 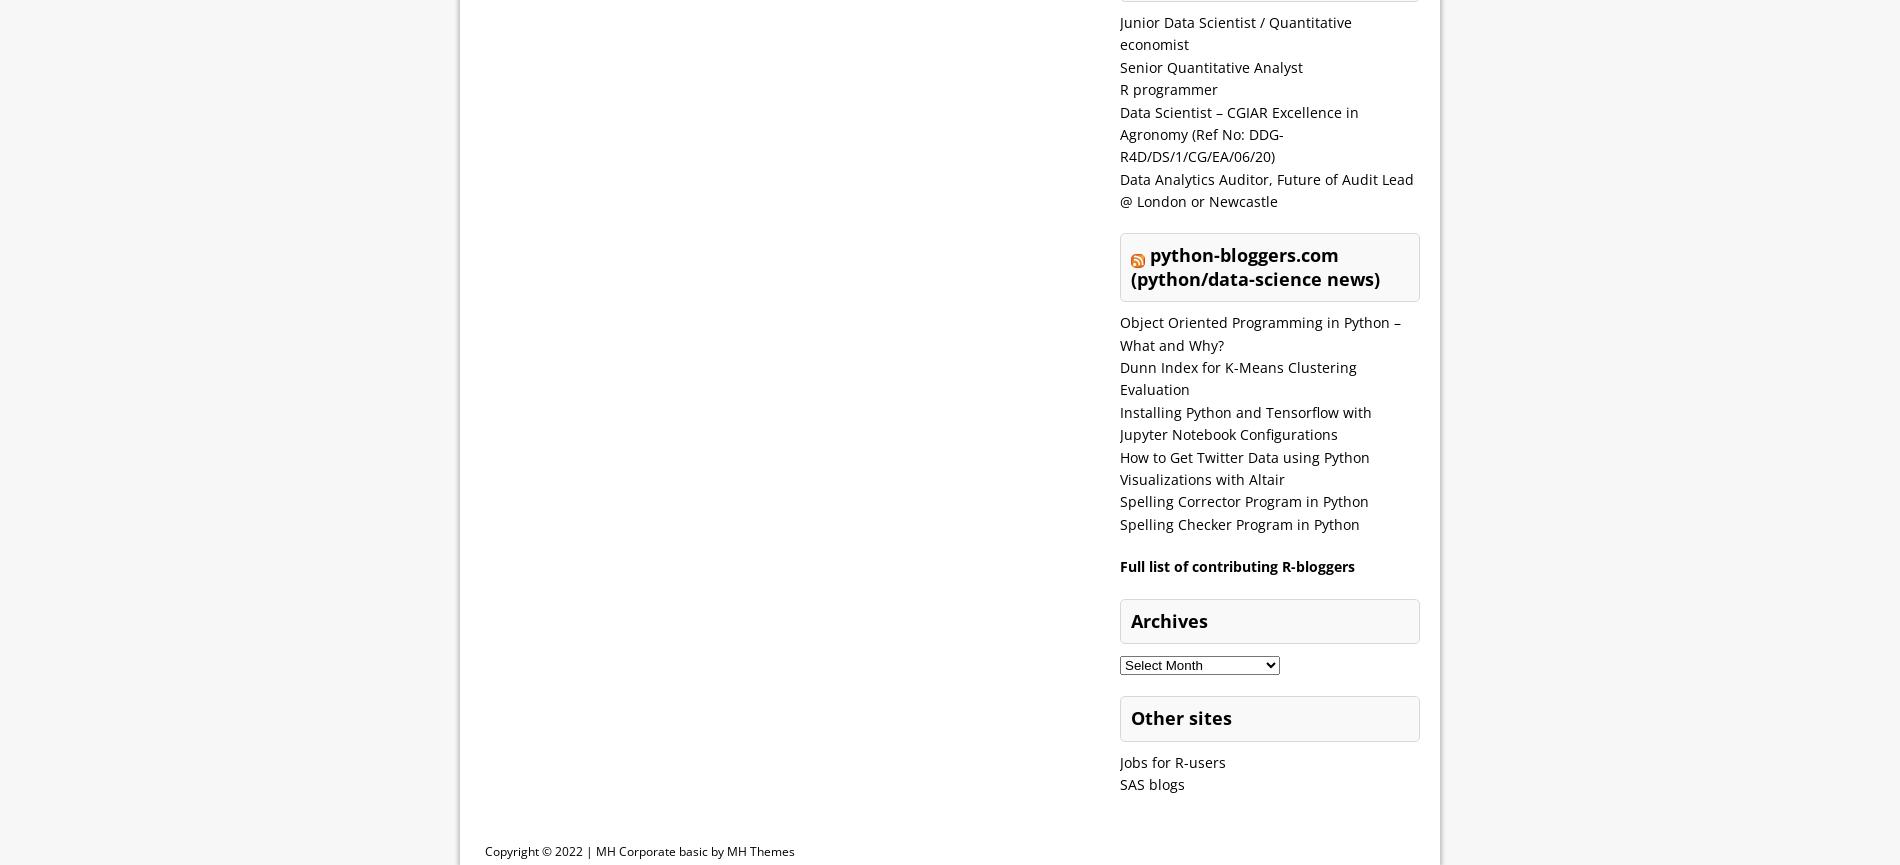 I want to click on 'Archives', so click(x=1169, y=620).